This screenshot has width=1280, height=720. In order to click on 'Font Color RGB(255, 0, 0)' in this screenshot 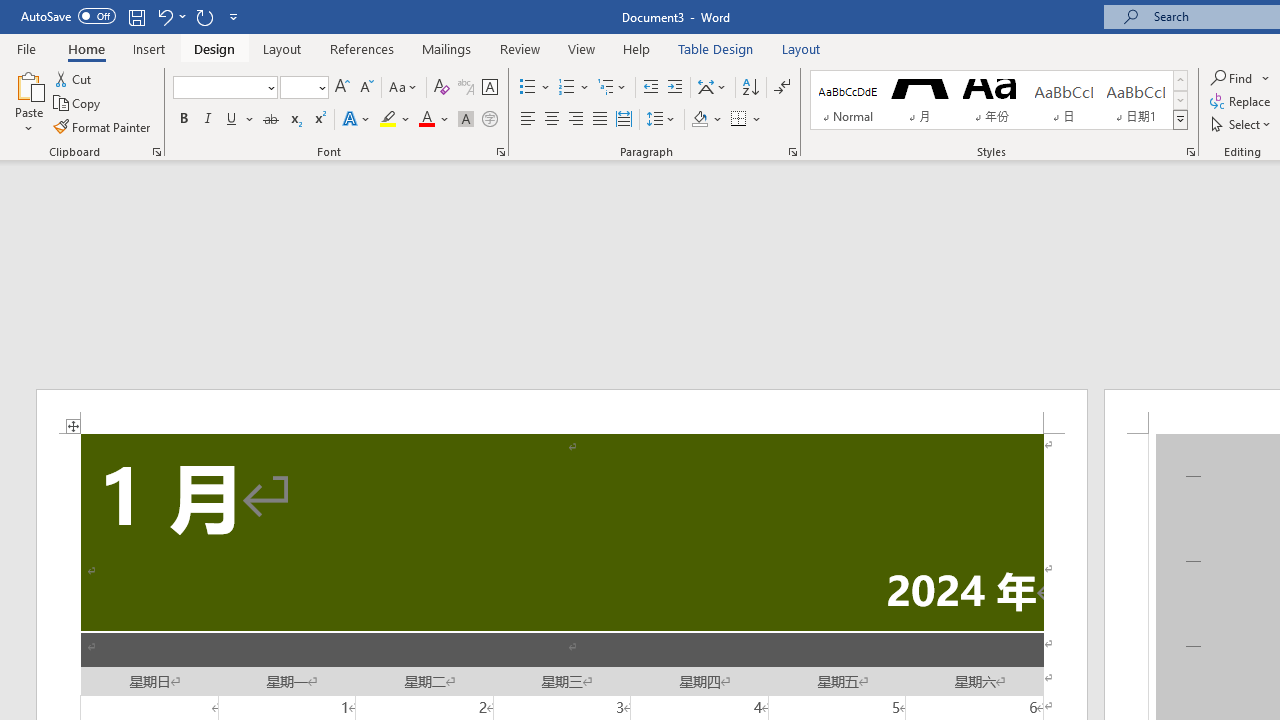, I will do `click(425, 119)`.